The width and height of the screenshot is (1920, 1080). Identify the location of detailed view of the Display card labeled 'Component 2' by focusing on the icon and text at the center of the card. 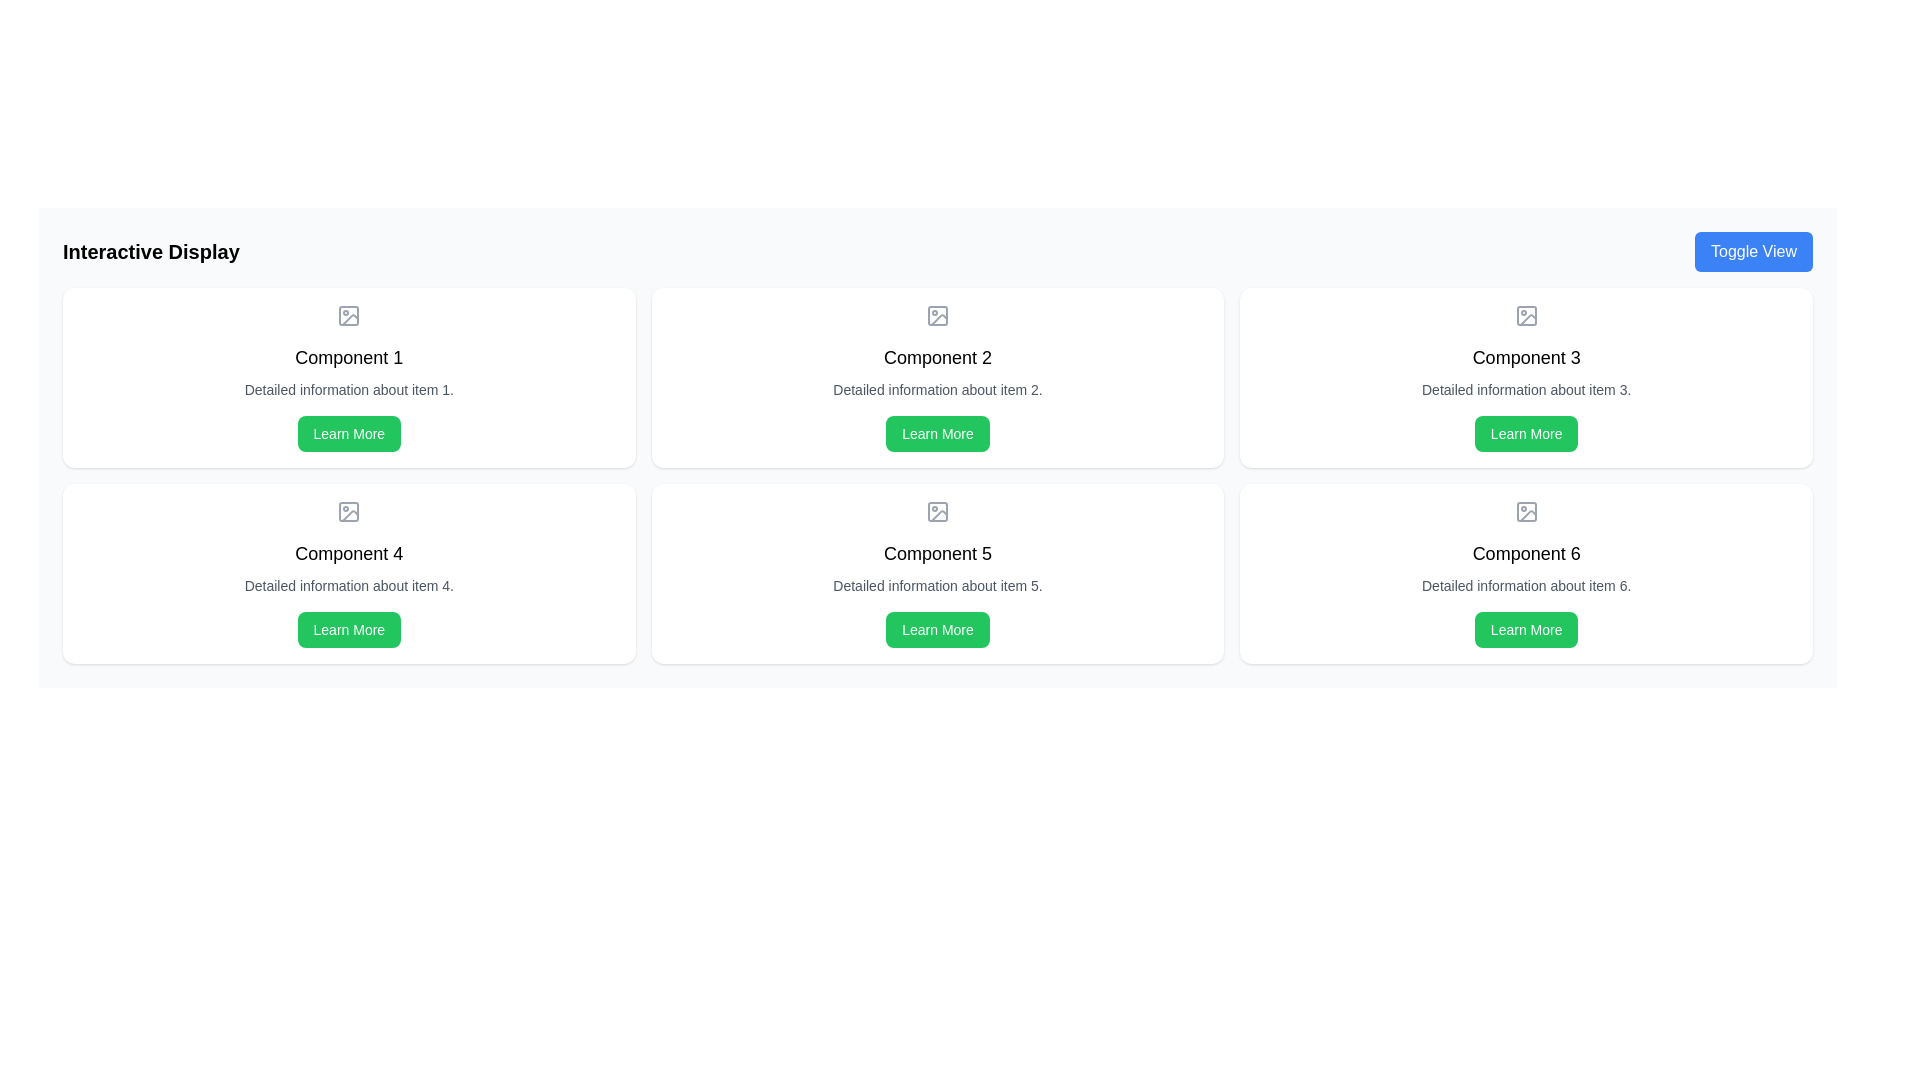
(936, 378).